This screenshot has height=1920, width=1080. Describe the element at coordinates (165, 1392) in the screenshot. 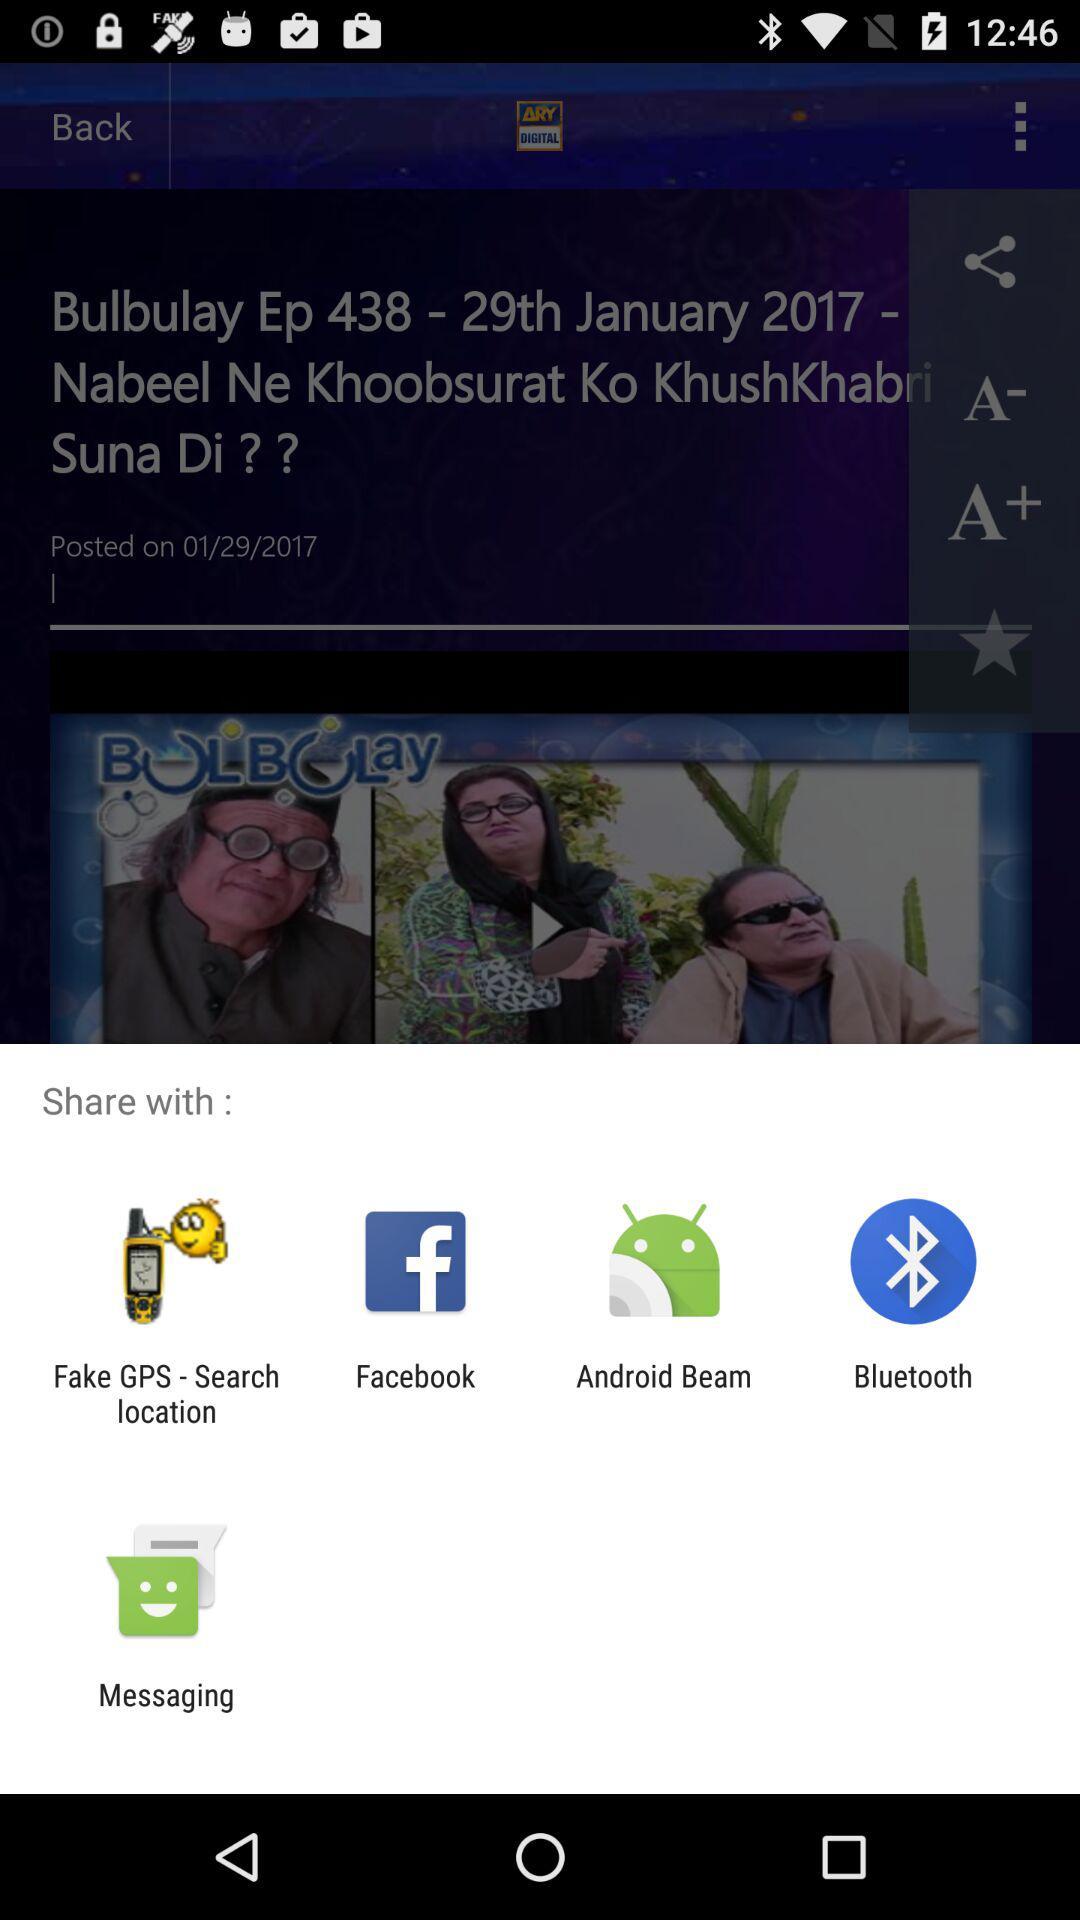

I see `item to the left of the facebook icon` at that location.